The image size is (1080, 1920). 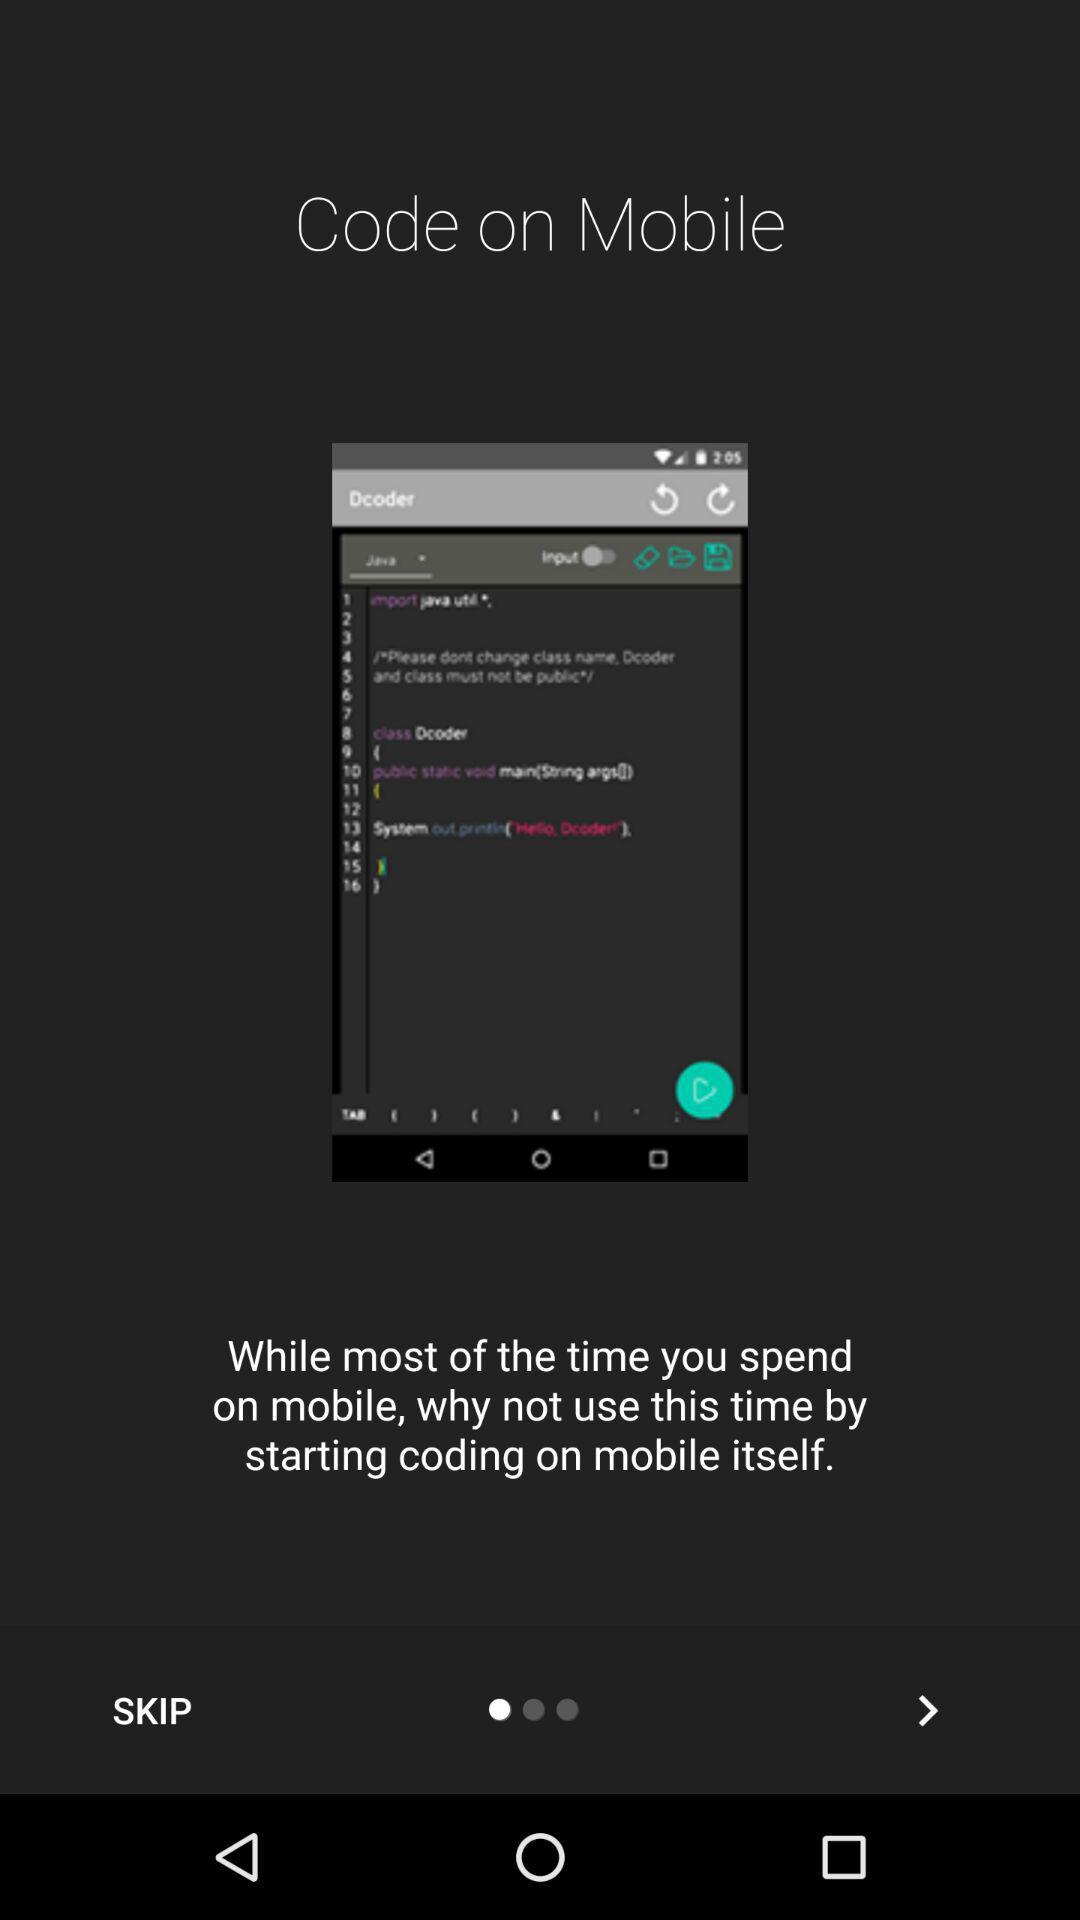 What do you see at coordinates (151, 1709) in the screenshot?
I see `the item at the bottom left corner` at bounding box center [151, 1709].